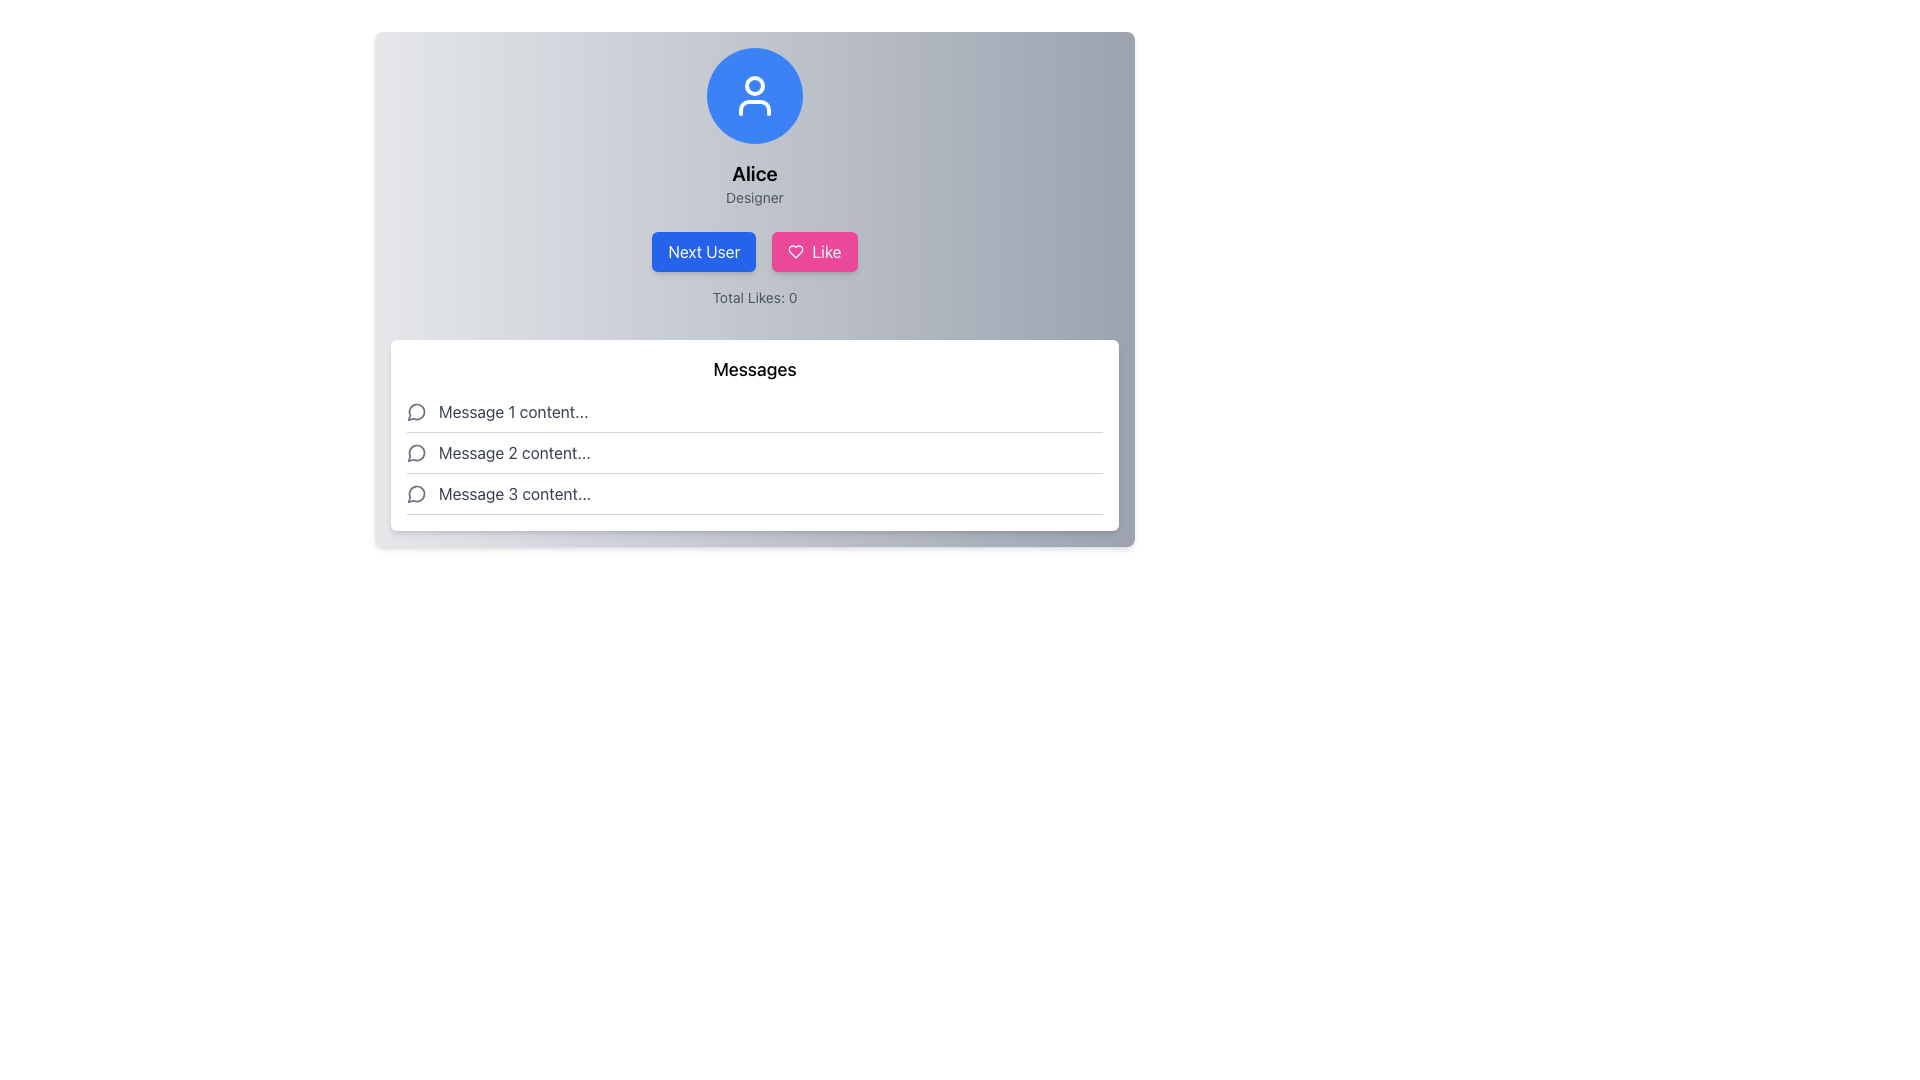  Describe the element at coordinates (795, 250) in the screenshot. I see `the decorative 'Like' icon, which is located at the center of the 'Like' button positioned below the user's profile card, next to the 'Next User' button` at that location.